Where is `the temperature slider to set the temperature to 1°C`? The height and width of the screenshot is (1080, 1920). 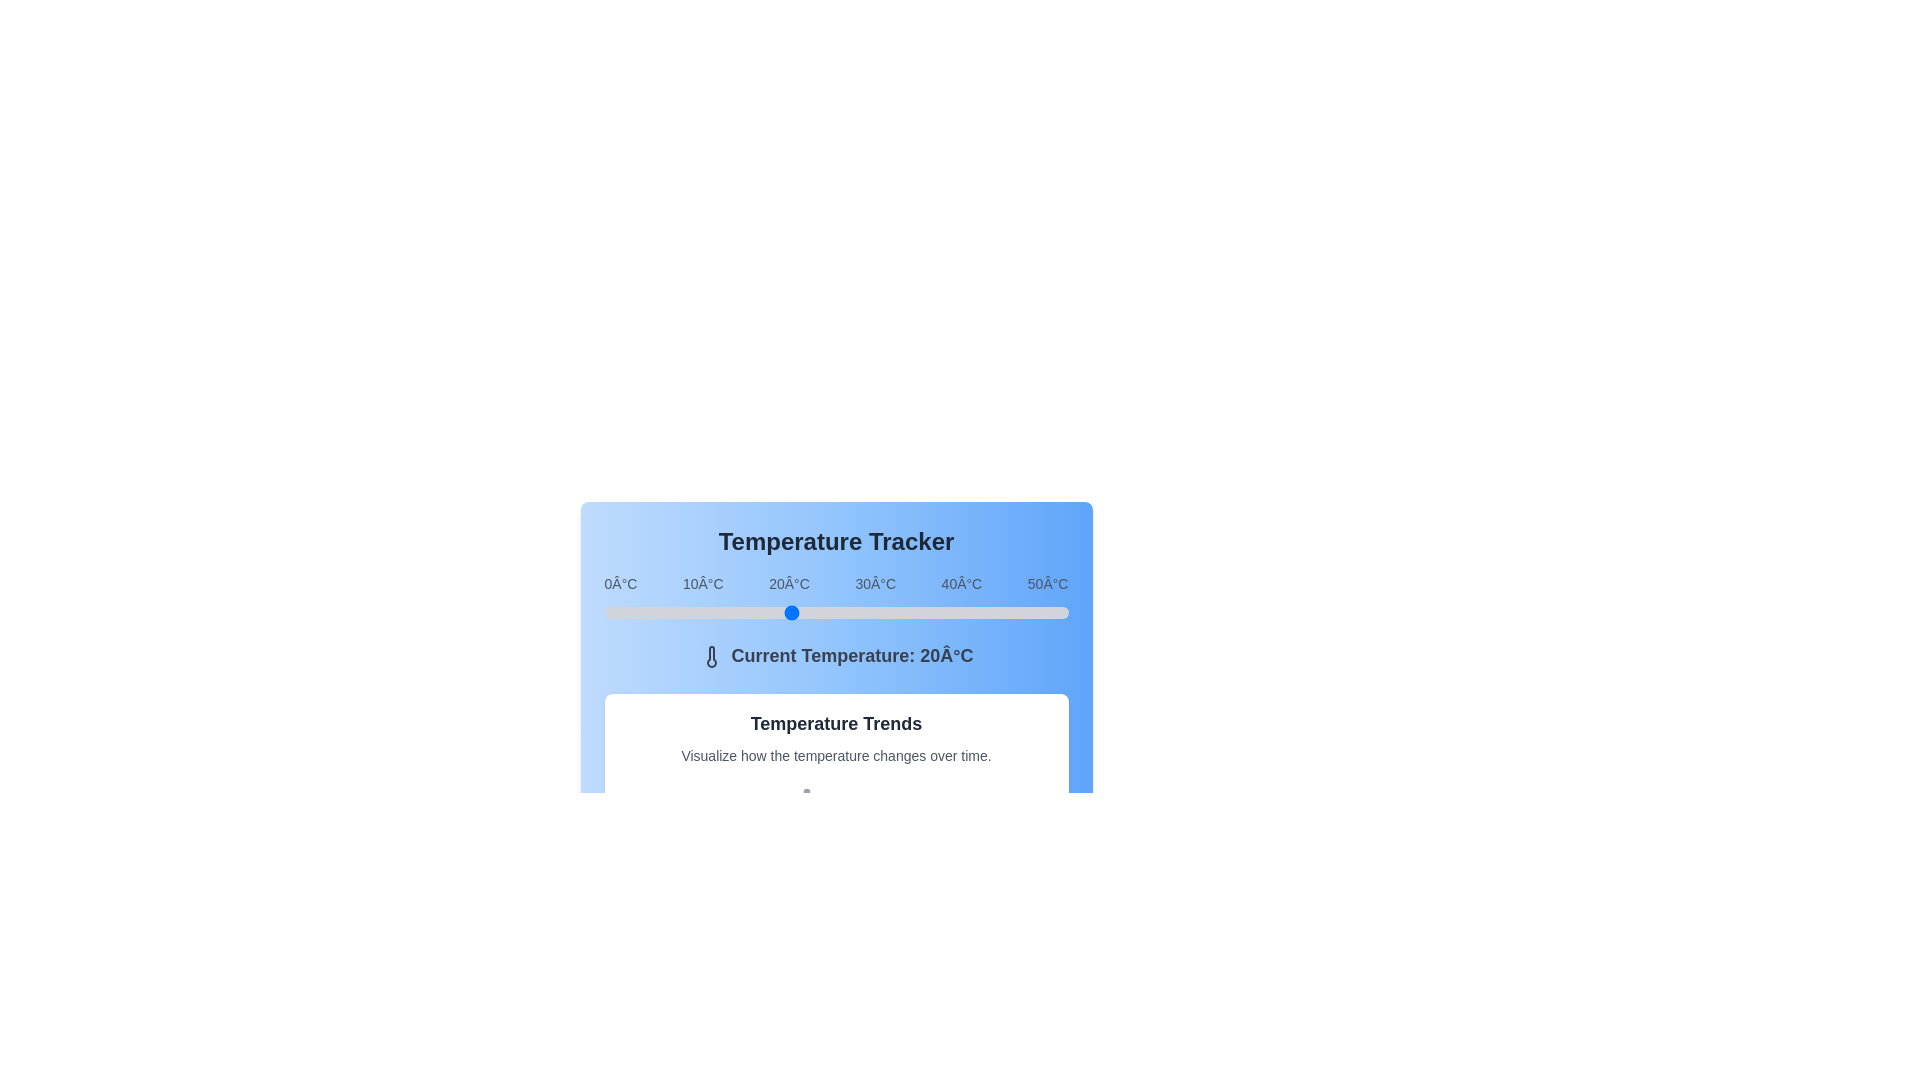 the temperature slider to set the temperature to 1°C is located at coordinates (612, 612).